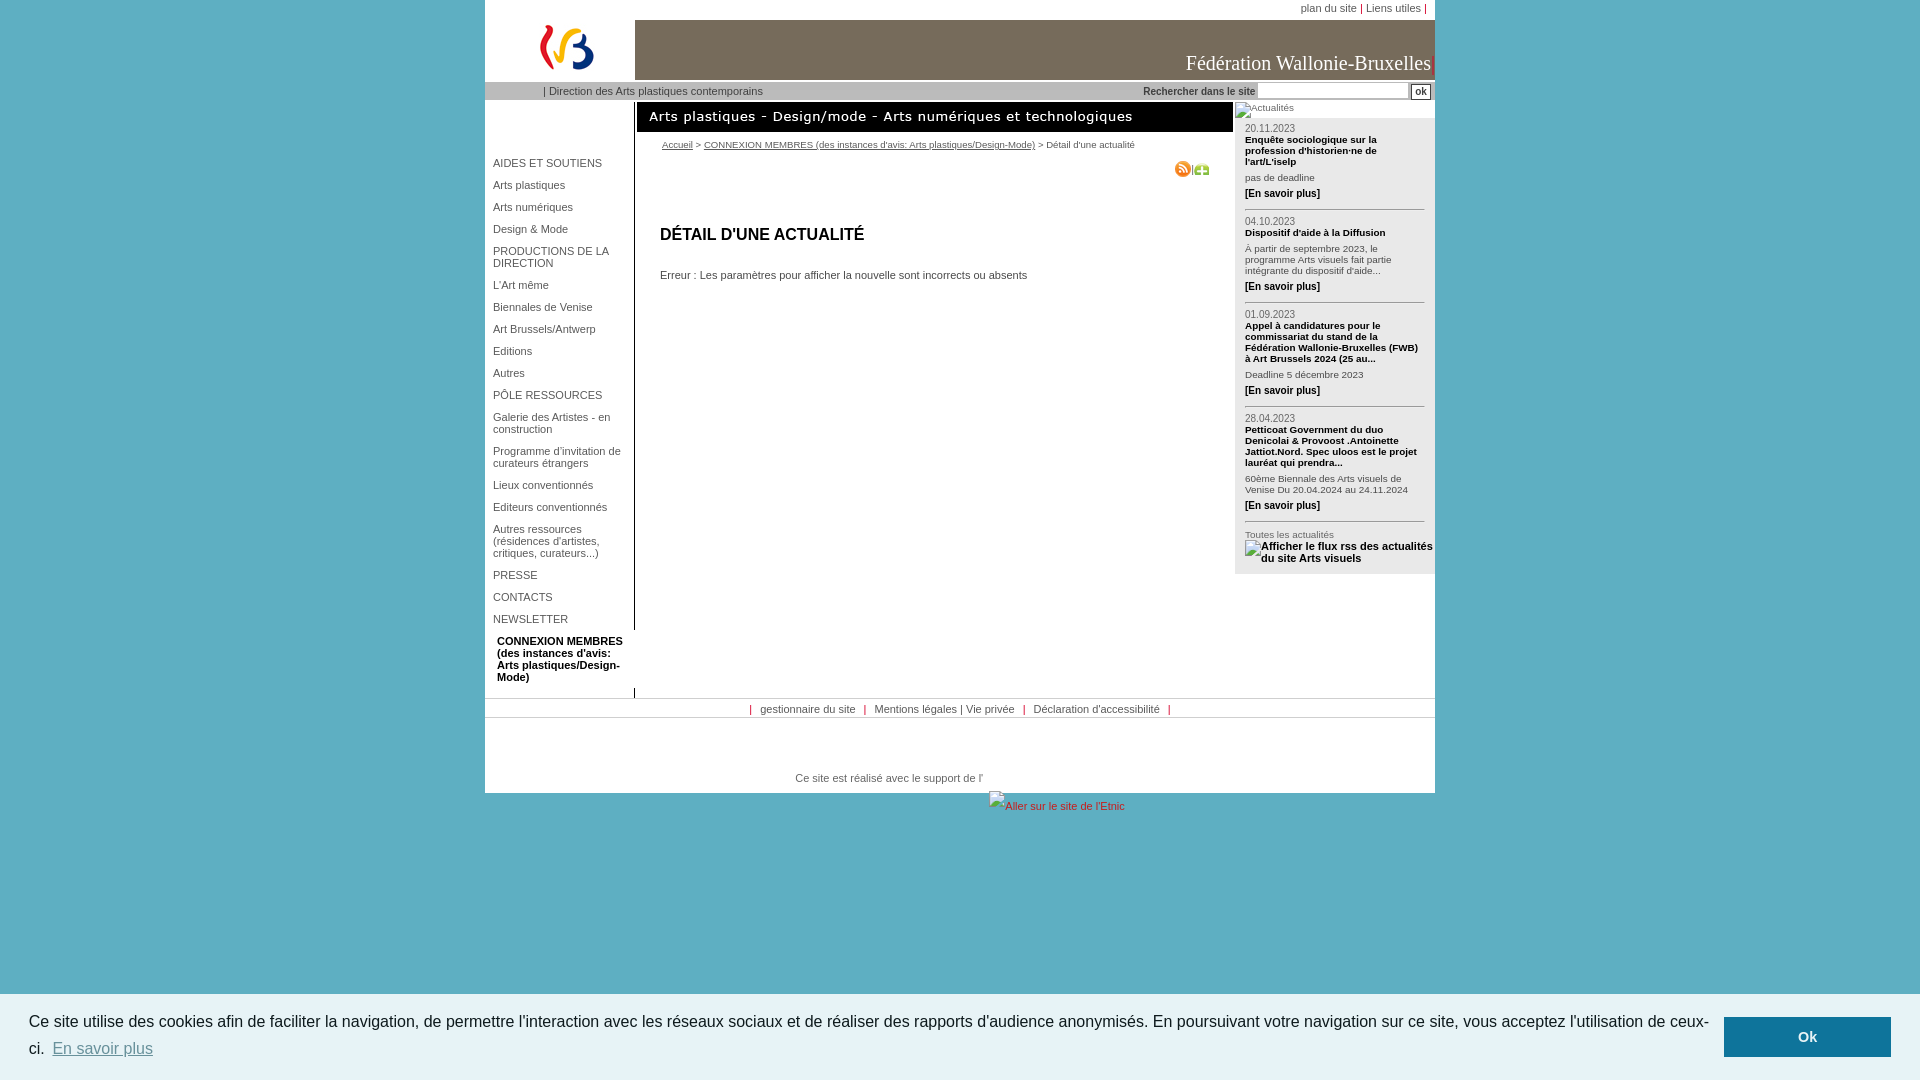  Describe the element at coordinates (1282, 286) in the screenshot. I see `'[En savoir plus]'` at that location.